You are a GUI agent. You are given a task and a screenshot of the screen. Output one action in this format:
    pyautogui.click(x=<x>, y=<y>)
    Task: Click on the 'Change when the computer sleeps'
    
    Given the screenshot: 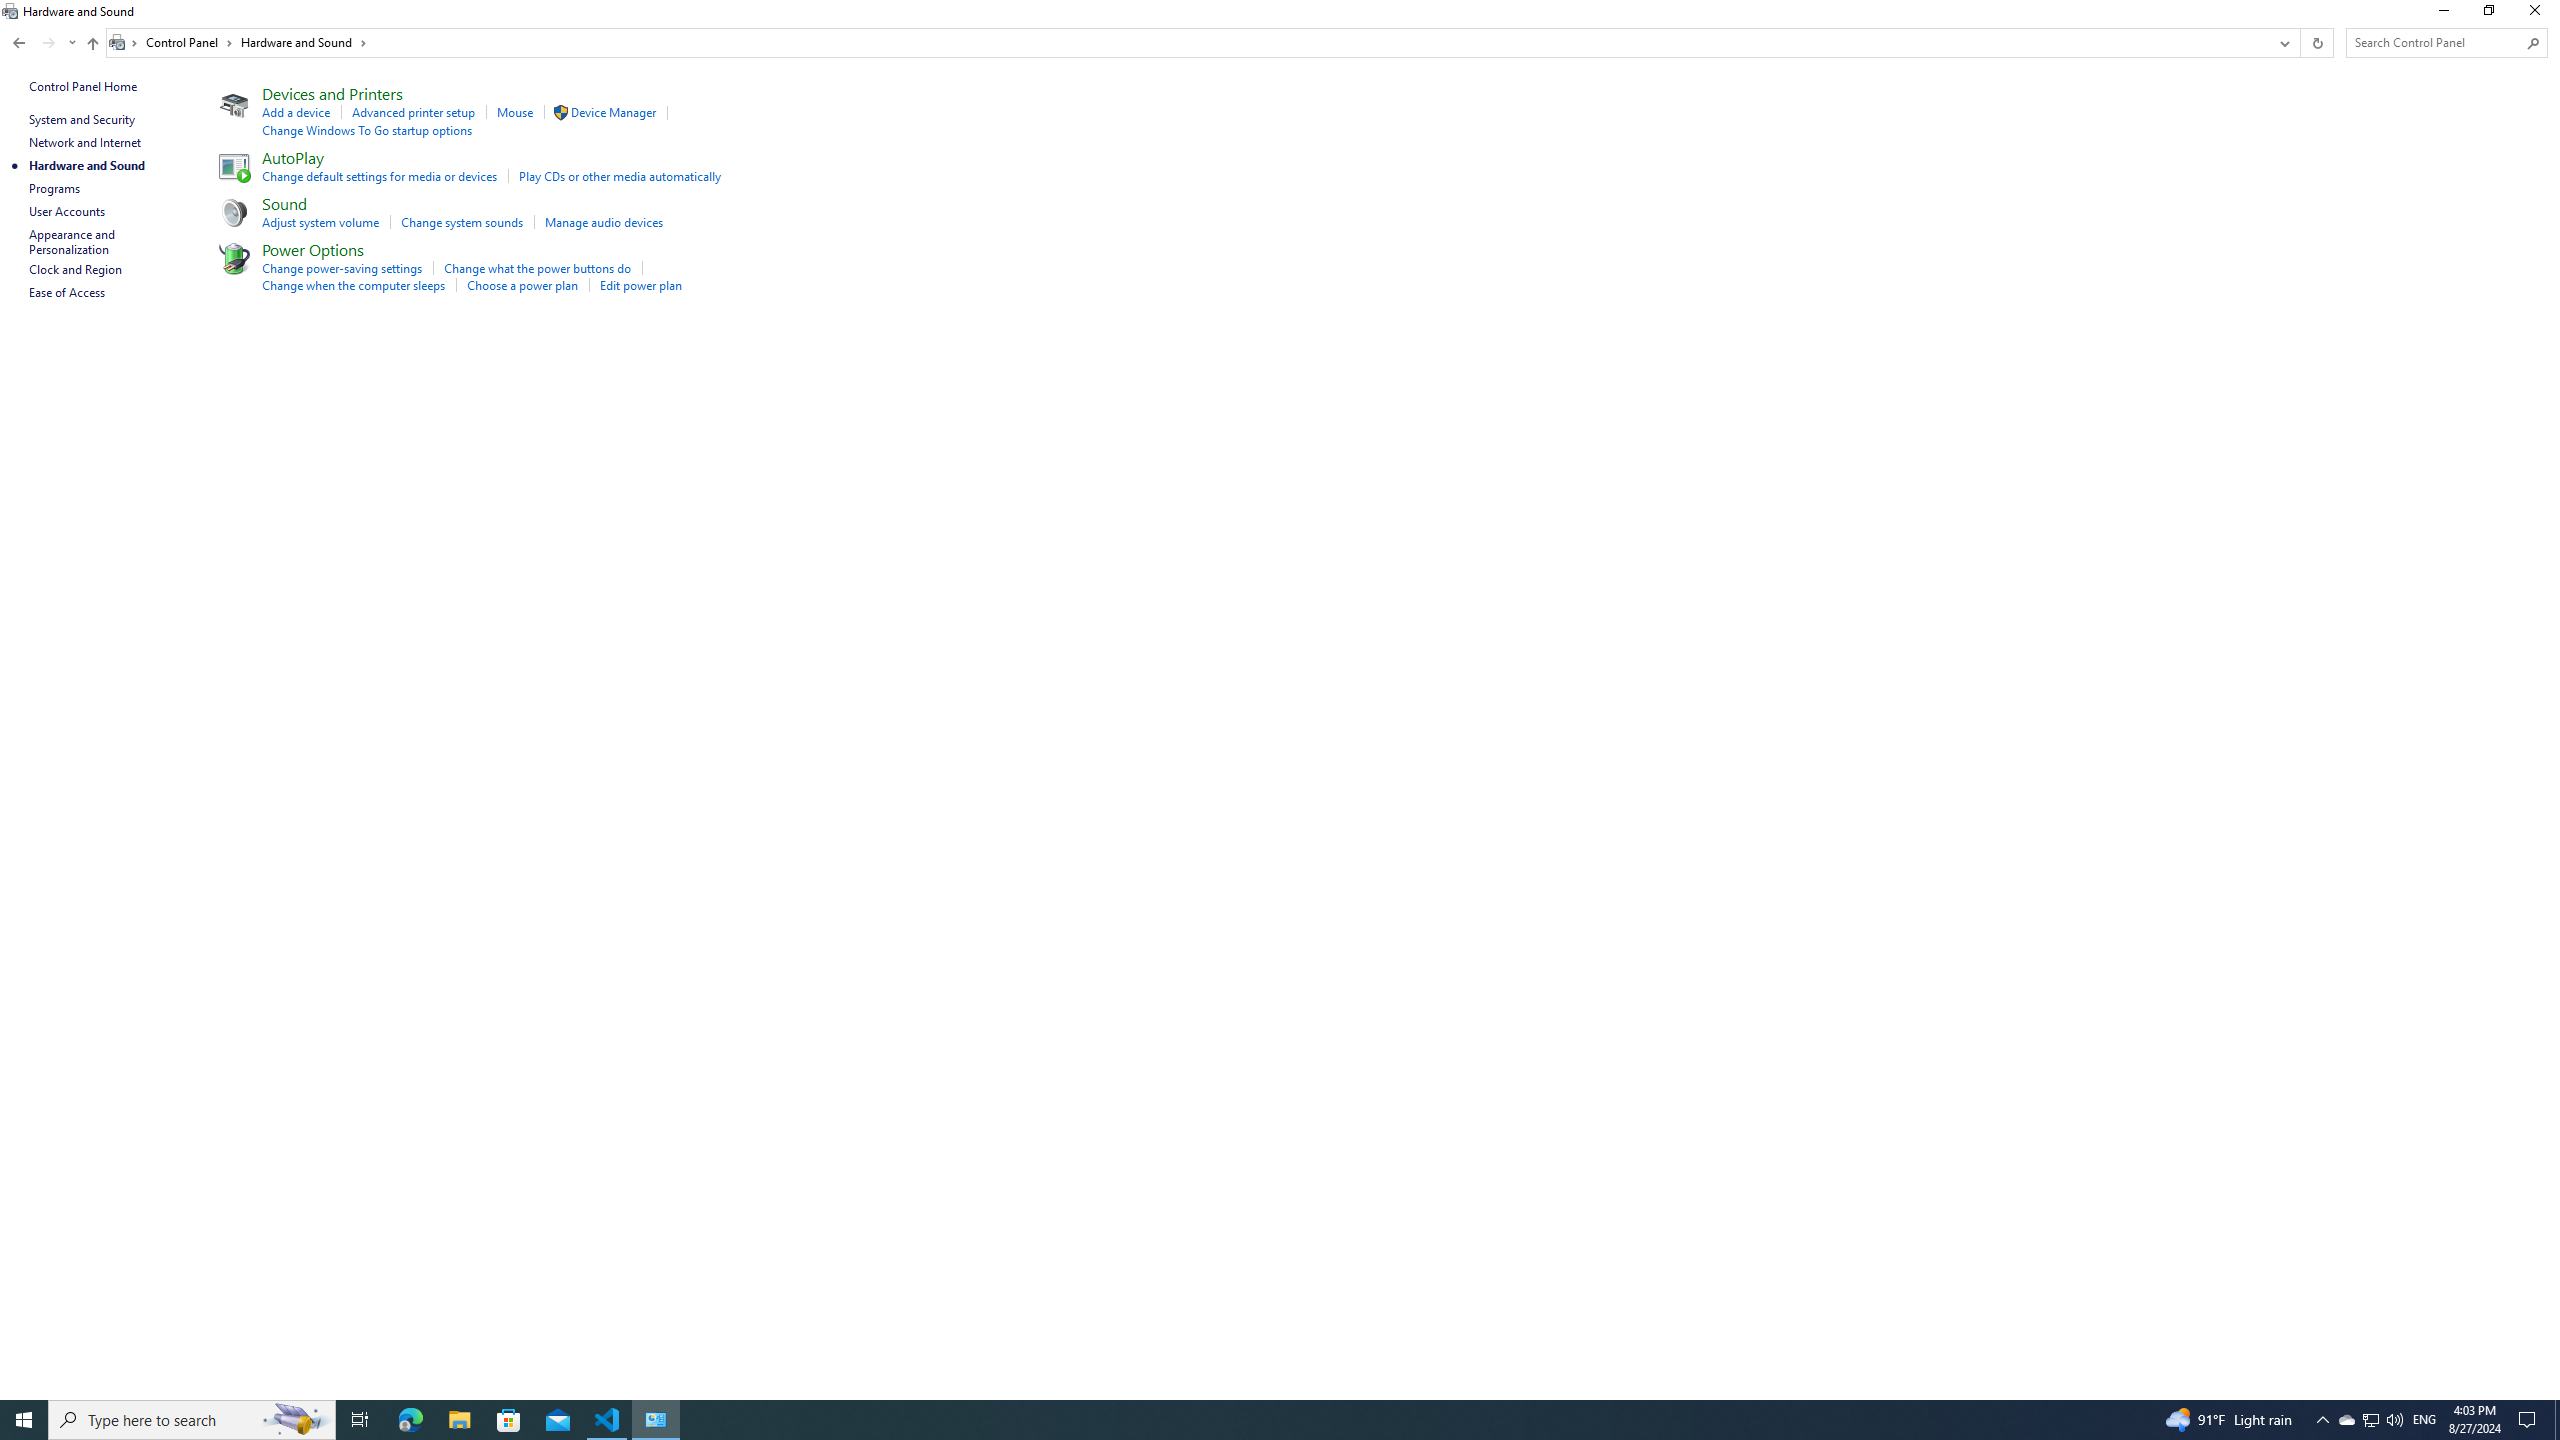 What is the action you would take?
    pyautogui.click(x=354, y=284)
    